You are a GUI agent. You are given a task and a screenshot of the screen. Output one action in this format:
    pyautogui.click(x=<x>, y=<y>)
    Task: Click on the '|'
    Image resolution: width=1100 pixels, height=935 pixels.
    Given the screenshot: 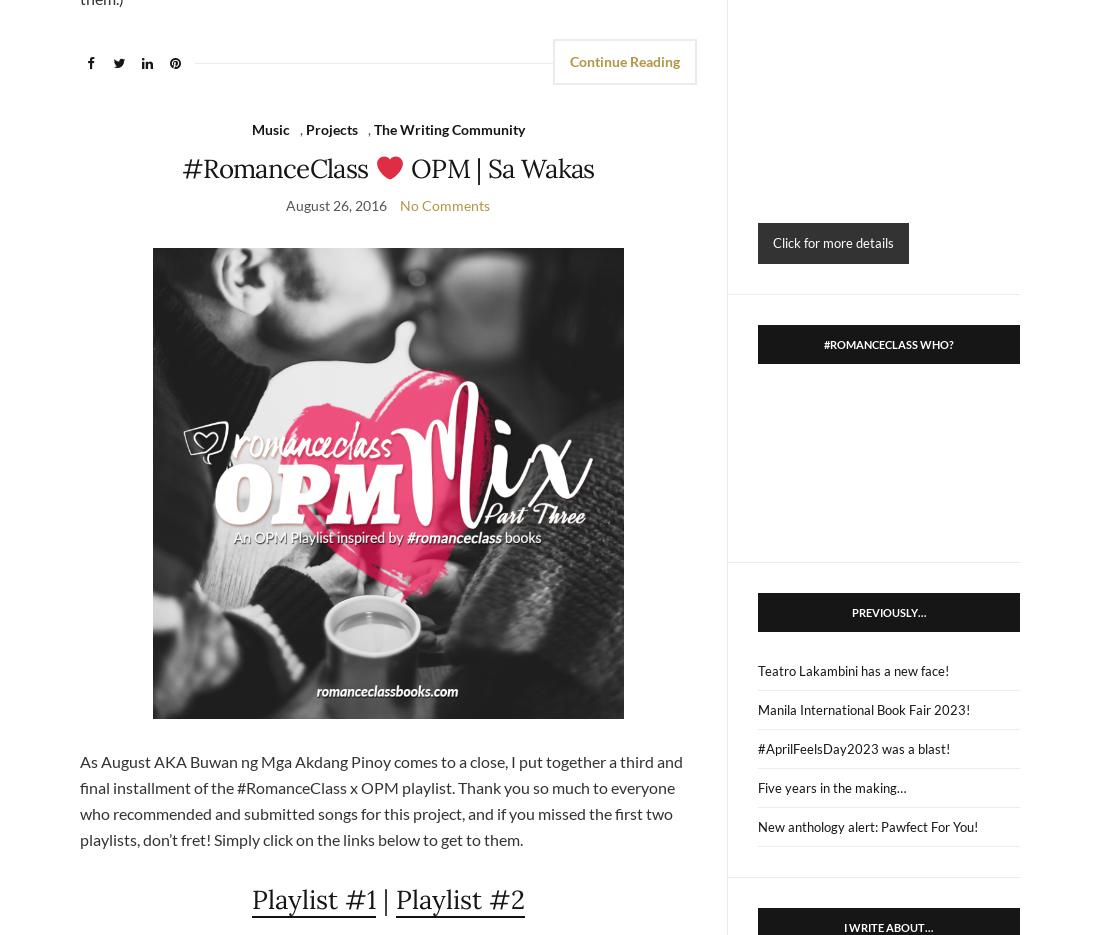 What is the action you would take?
    pyautogui.click(x=385, y=898)
    